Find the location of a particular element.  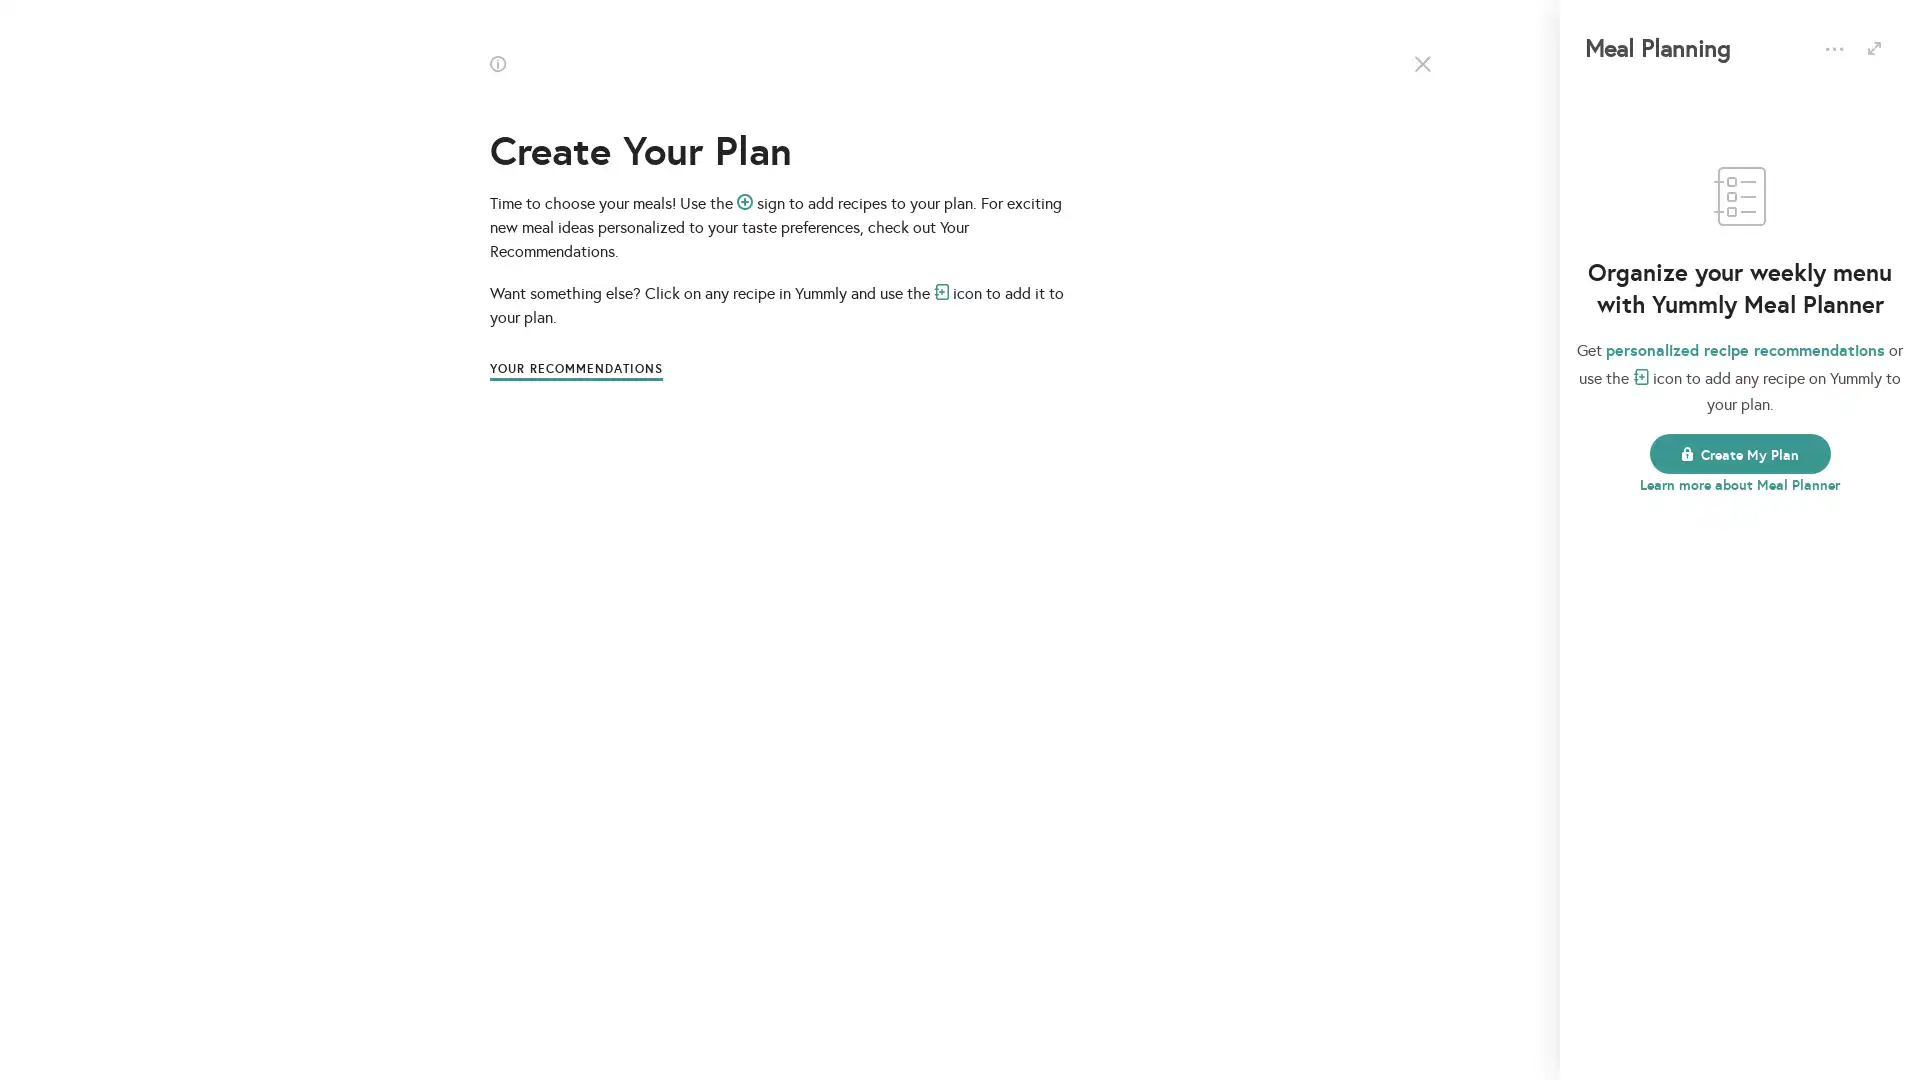

Vegan is located at coordinates (960, 571).